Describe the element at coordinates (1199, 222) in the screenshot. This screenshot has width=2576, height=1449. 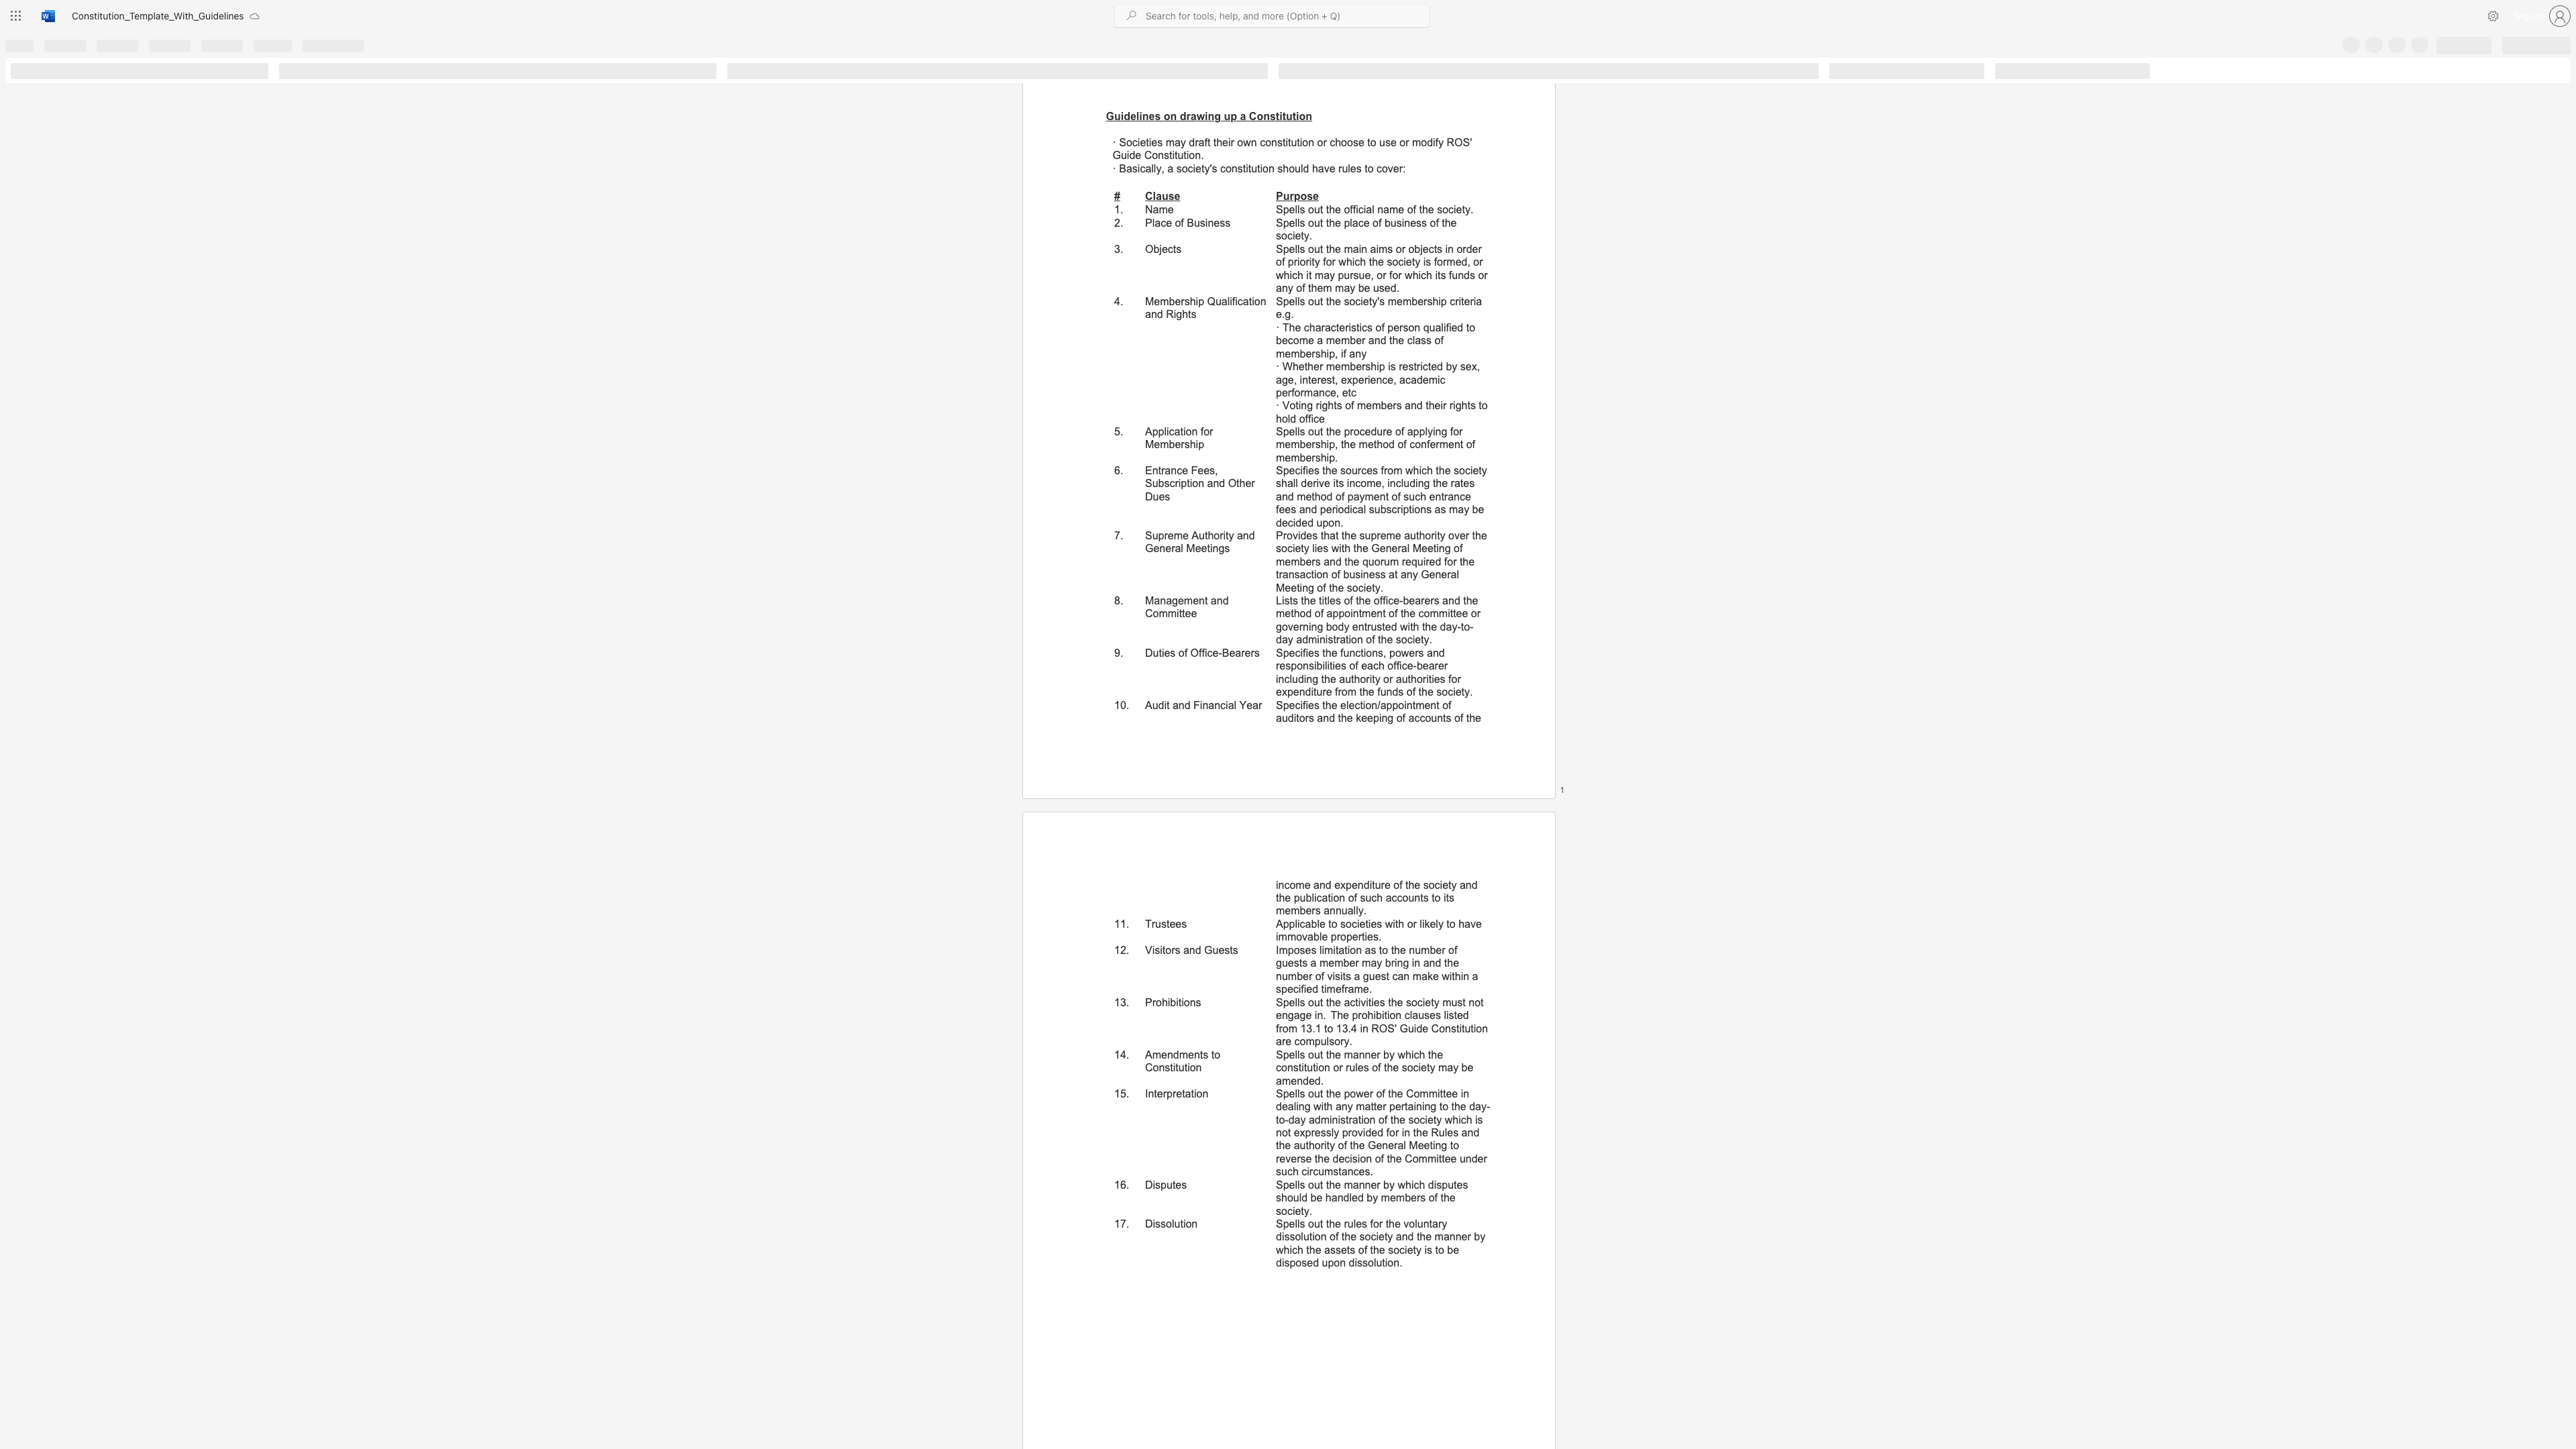
I see `the subset text "si" within the text "Place of Business"` at that location.